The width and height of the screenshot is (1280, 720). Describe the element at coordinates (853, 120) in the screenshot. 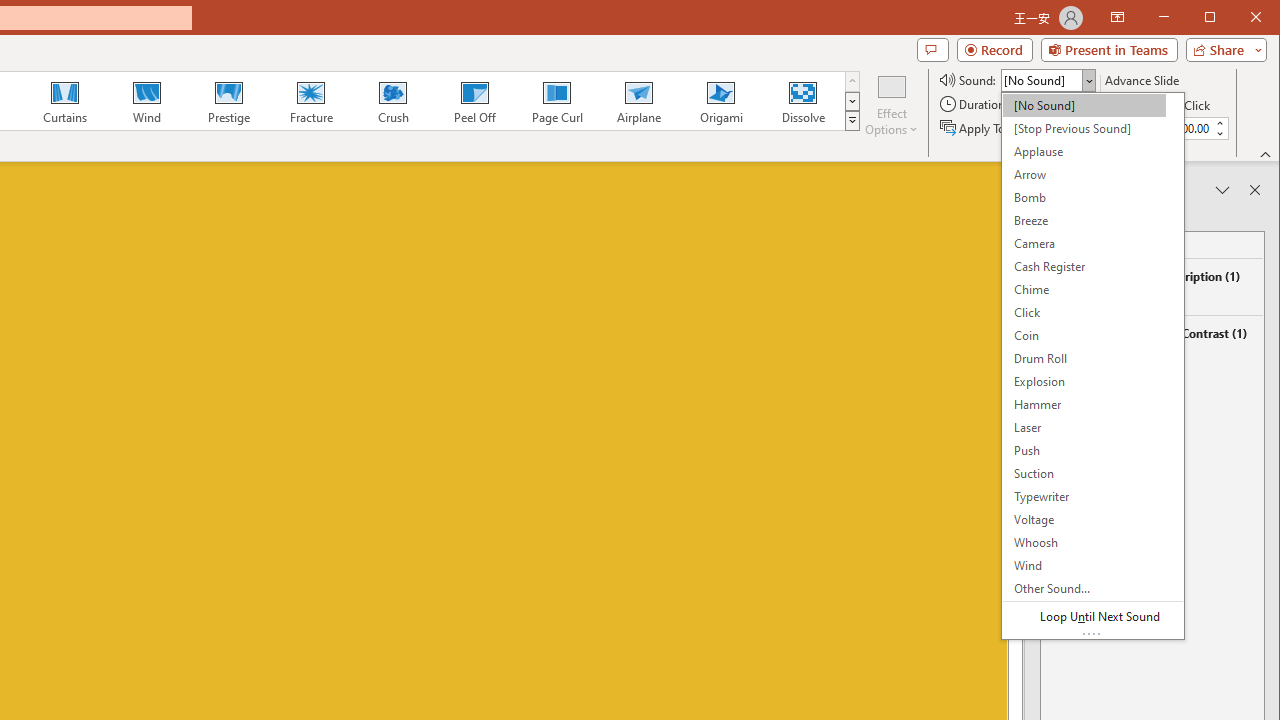

I see `'Class: NetUIImage'` at that location.